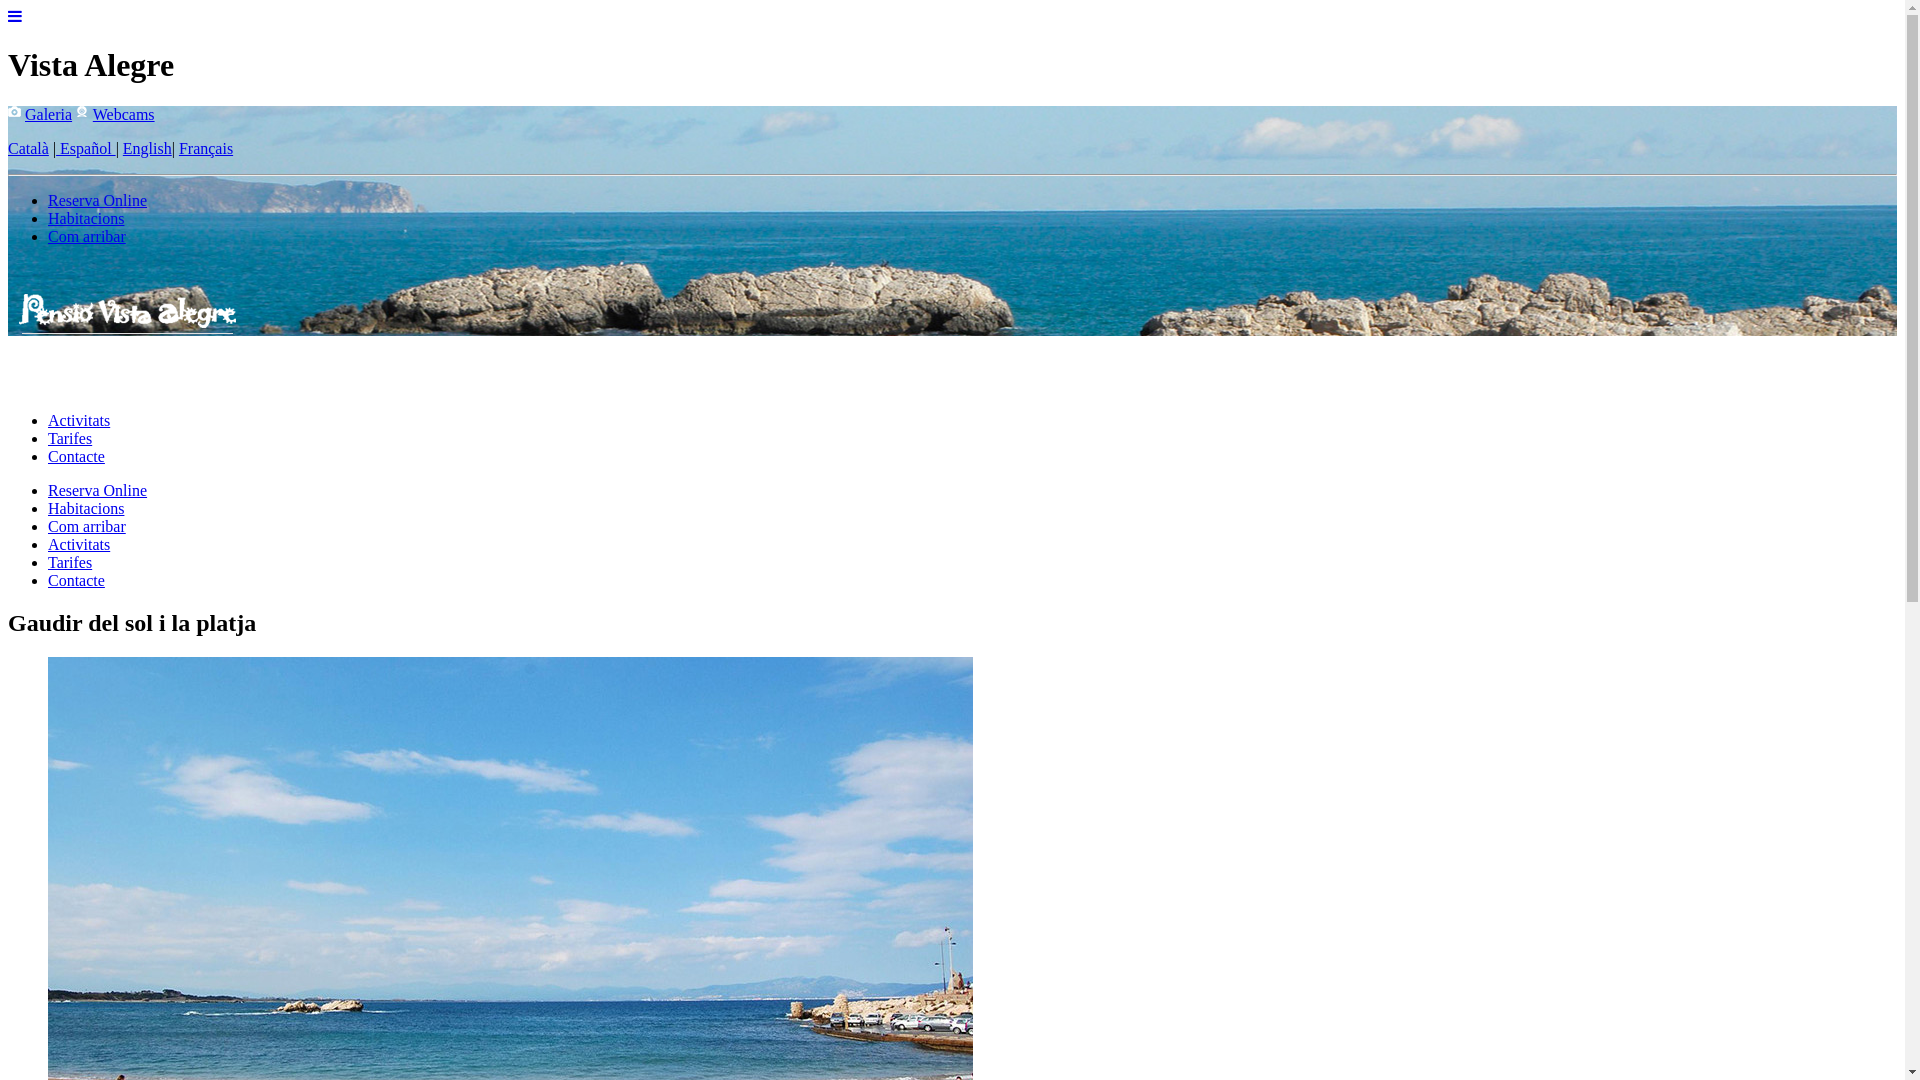 This screenshot has width=1920, height=1080. I want to click on 'Com arribar', so click(48, 525).